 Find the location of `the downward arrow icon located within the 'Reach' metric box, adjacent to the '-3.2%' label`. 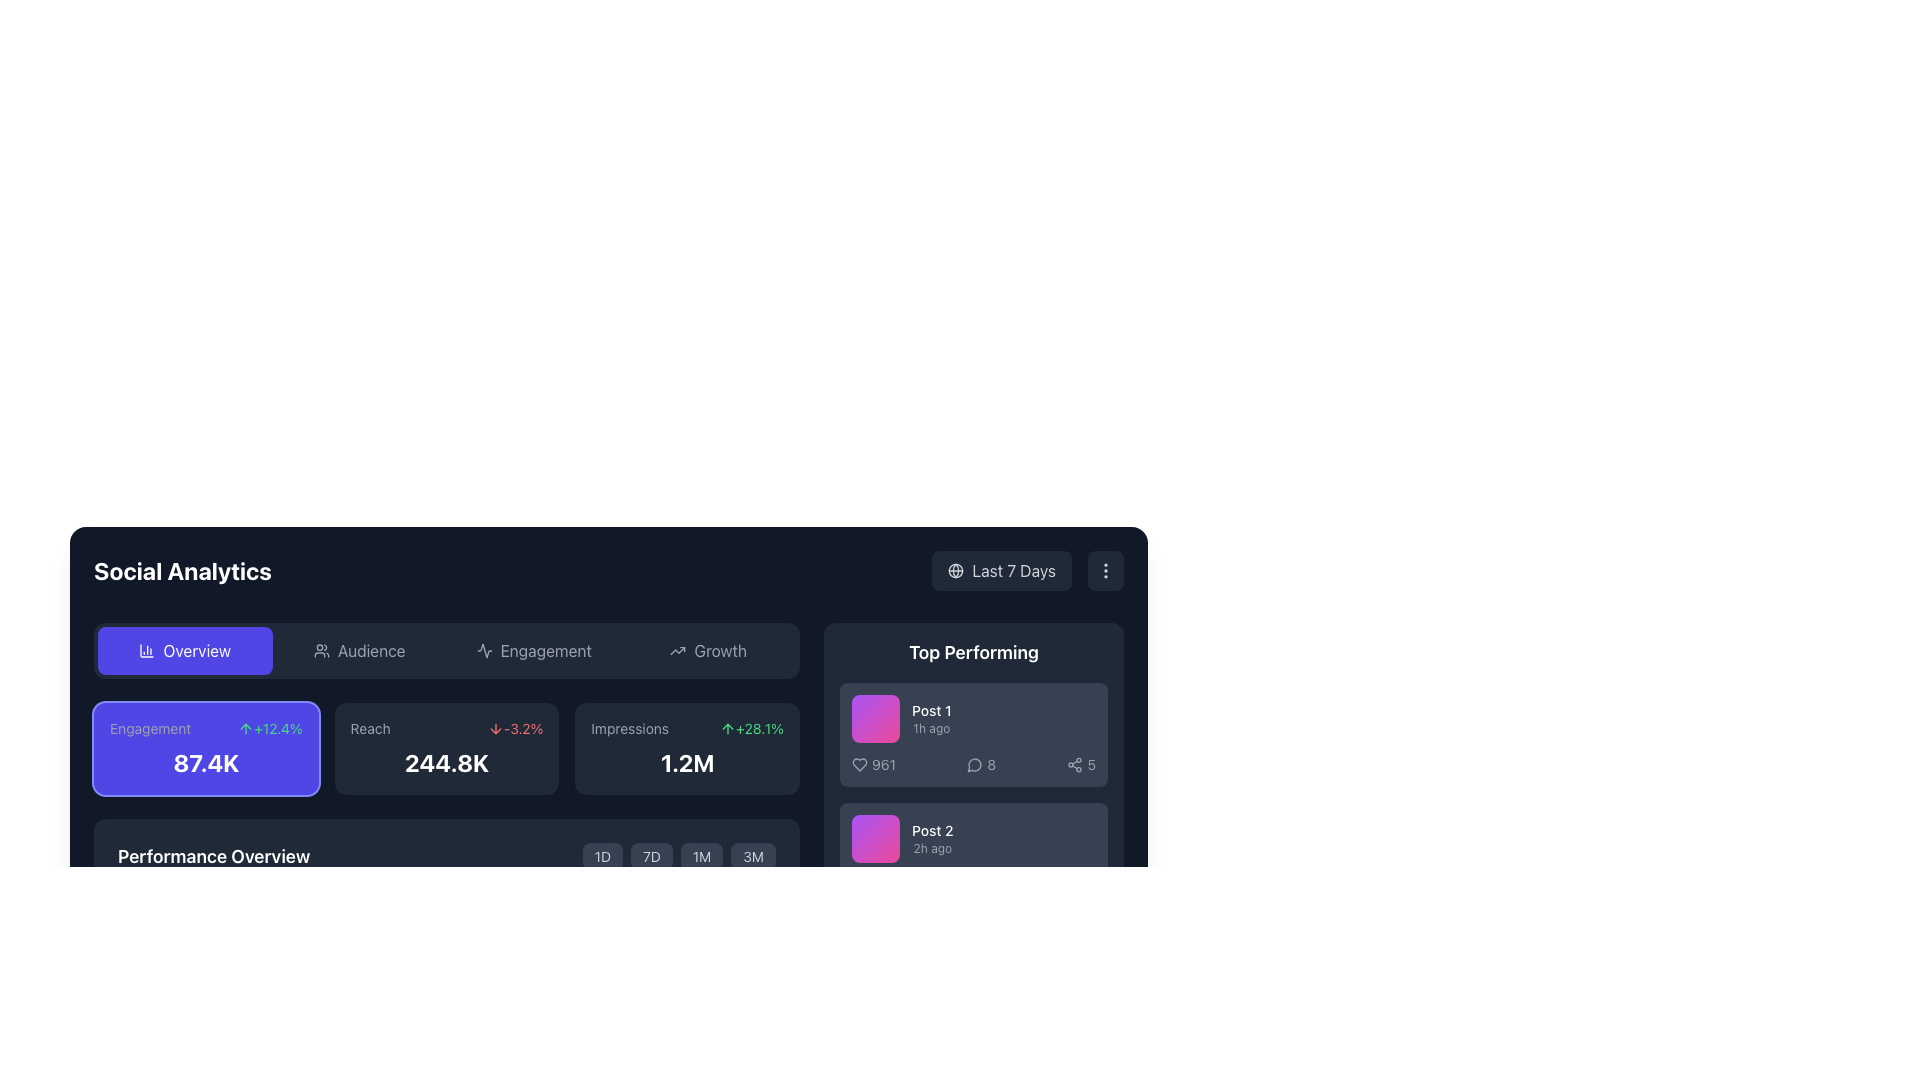

the downward arrow icon located within the 'Reach' metric box, adjacent to the '-3.2%' label is located at coordinates (495, 729).